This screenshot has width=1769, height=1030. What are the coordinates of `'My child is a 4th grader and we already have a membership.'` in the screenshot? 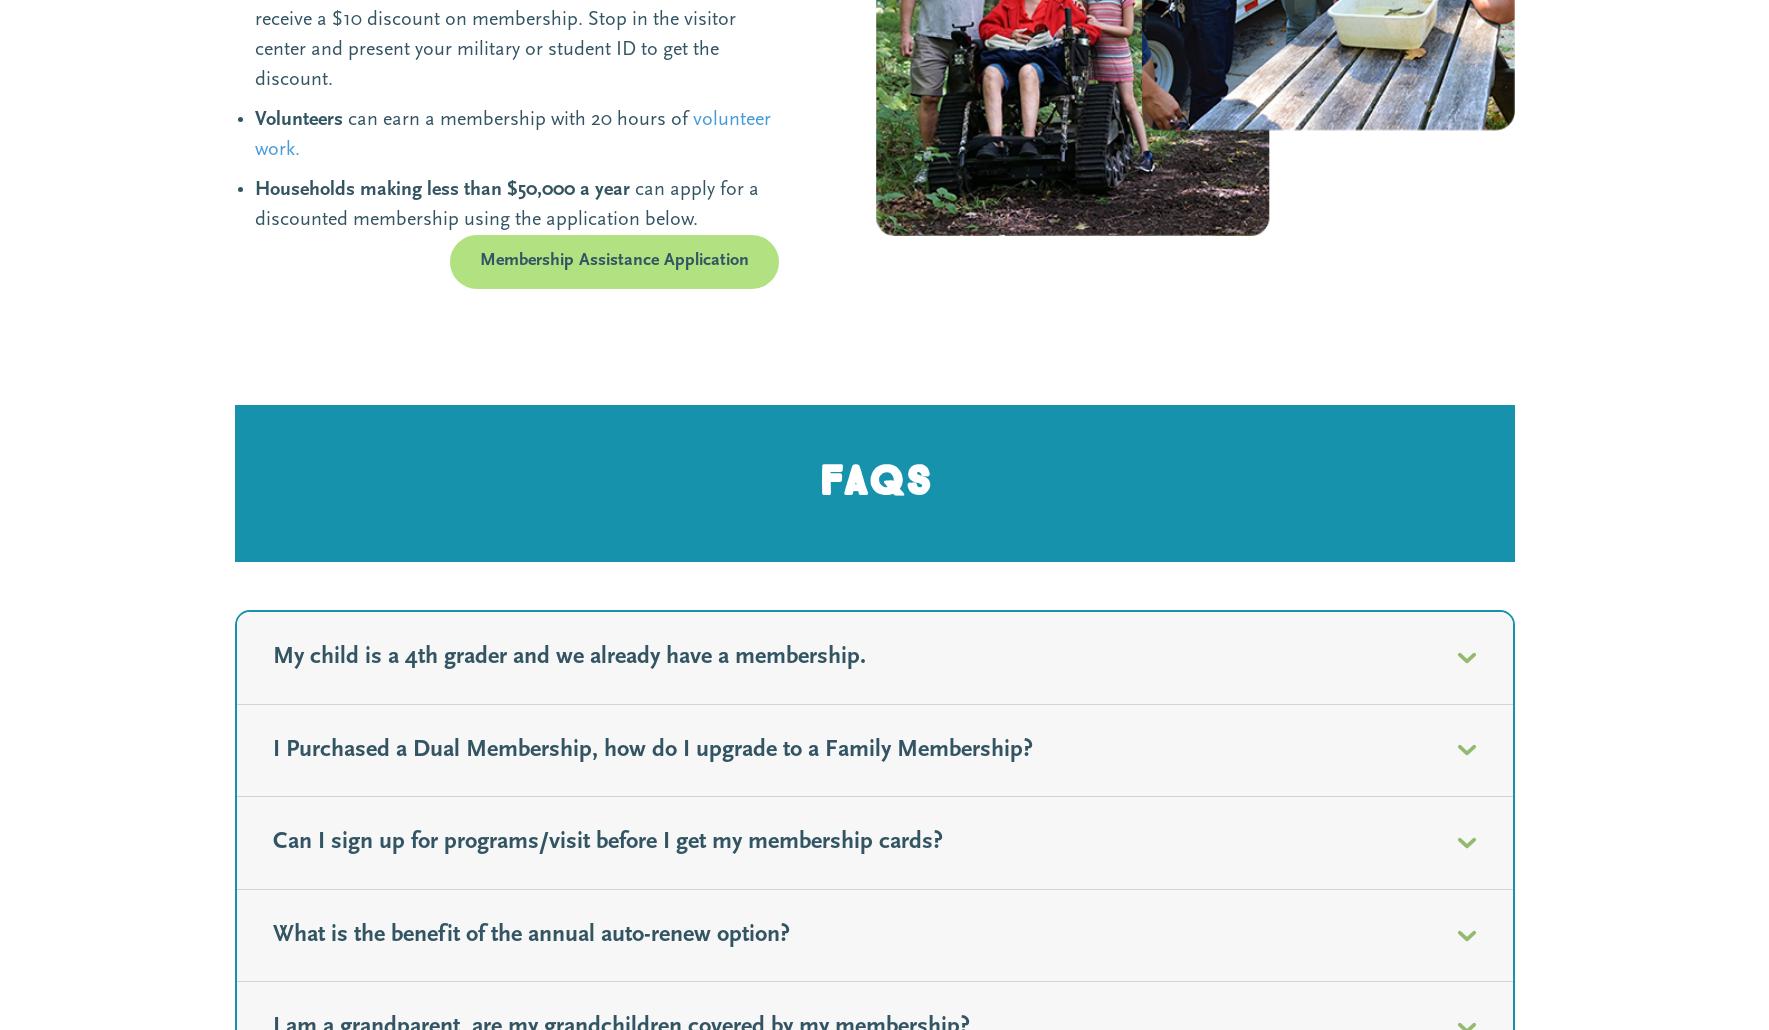 It's located at (569, 656).